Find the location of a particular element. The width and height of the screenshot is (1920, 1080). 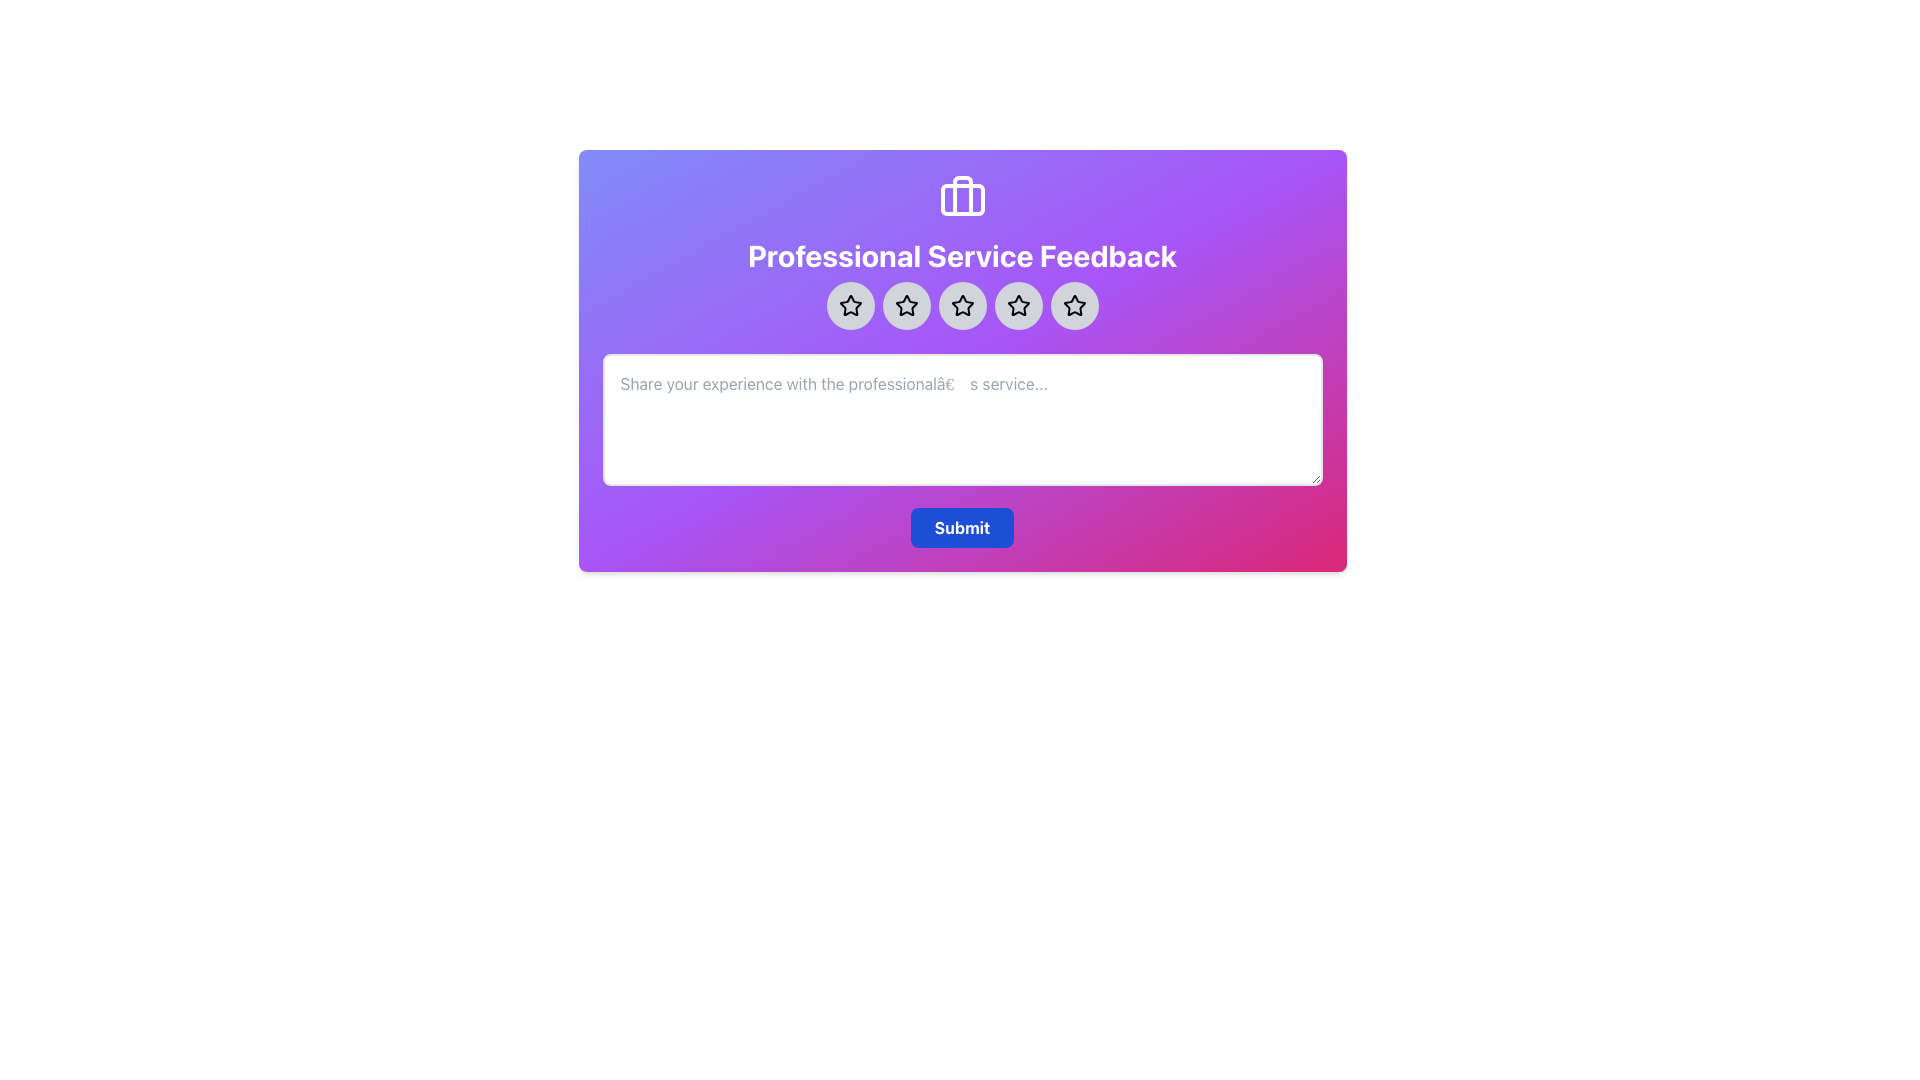

the third Rating Star Icon is located at coordinates (962, 305).